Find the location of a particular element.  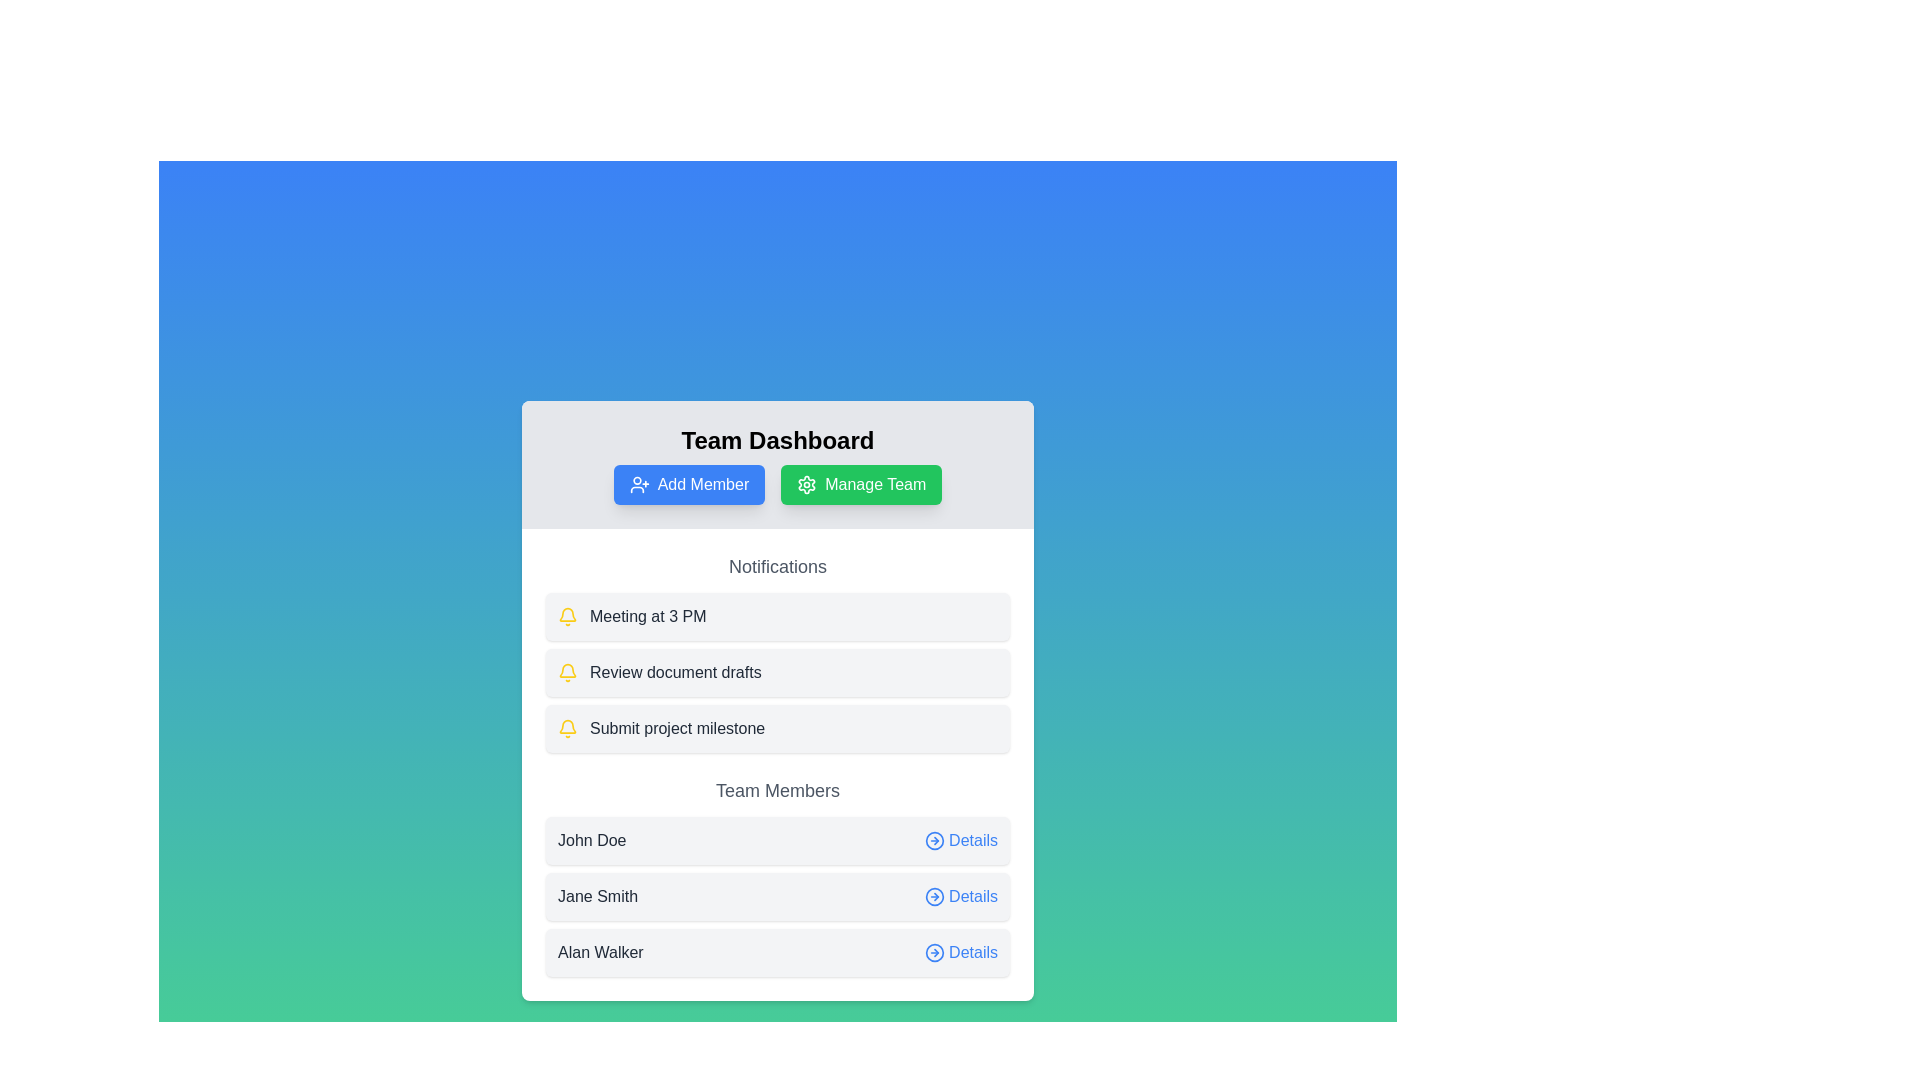

the 'Add Member' button is located at coordinates (689, 485).